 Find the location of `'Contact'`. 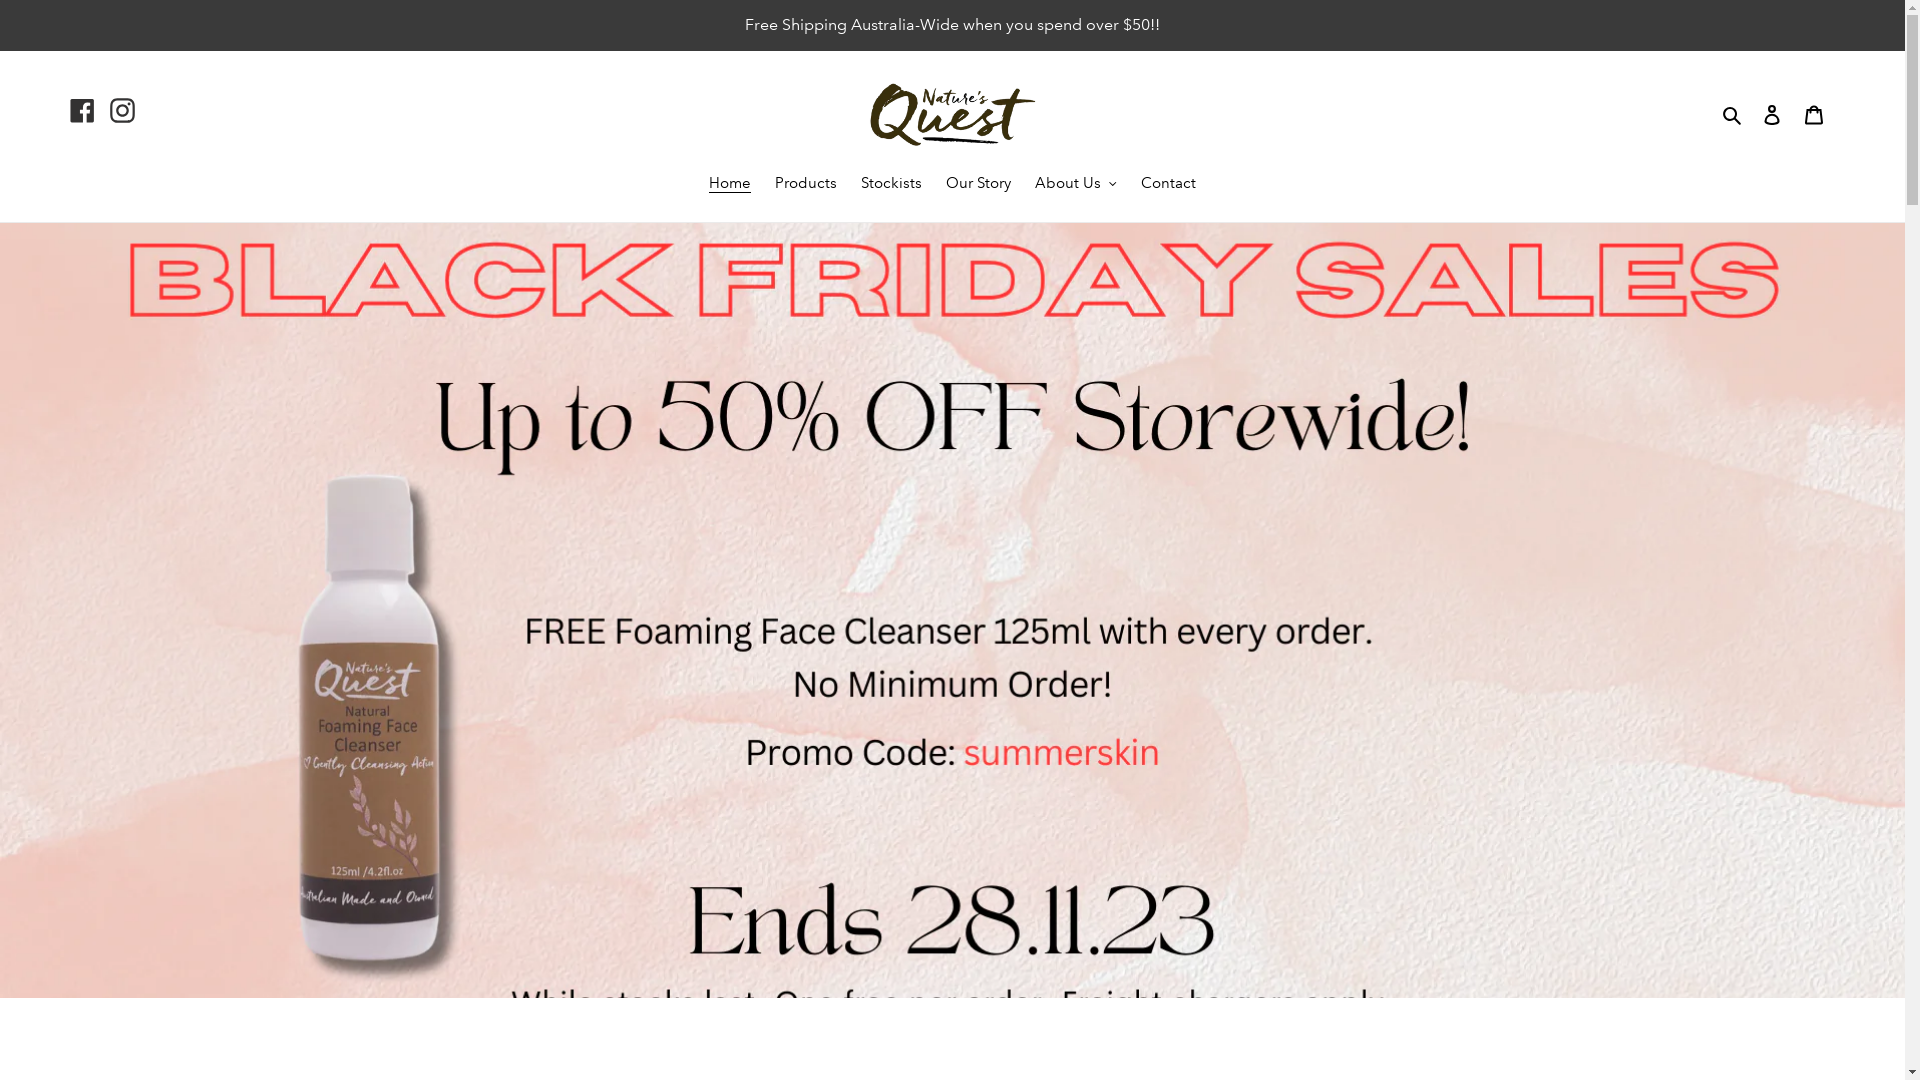

'Contact' is located at coordinates (1168, 185).